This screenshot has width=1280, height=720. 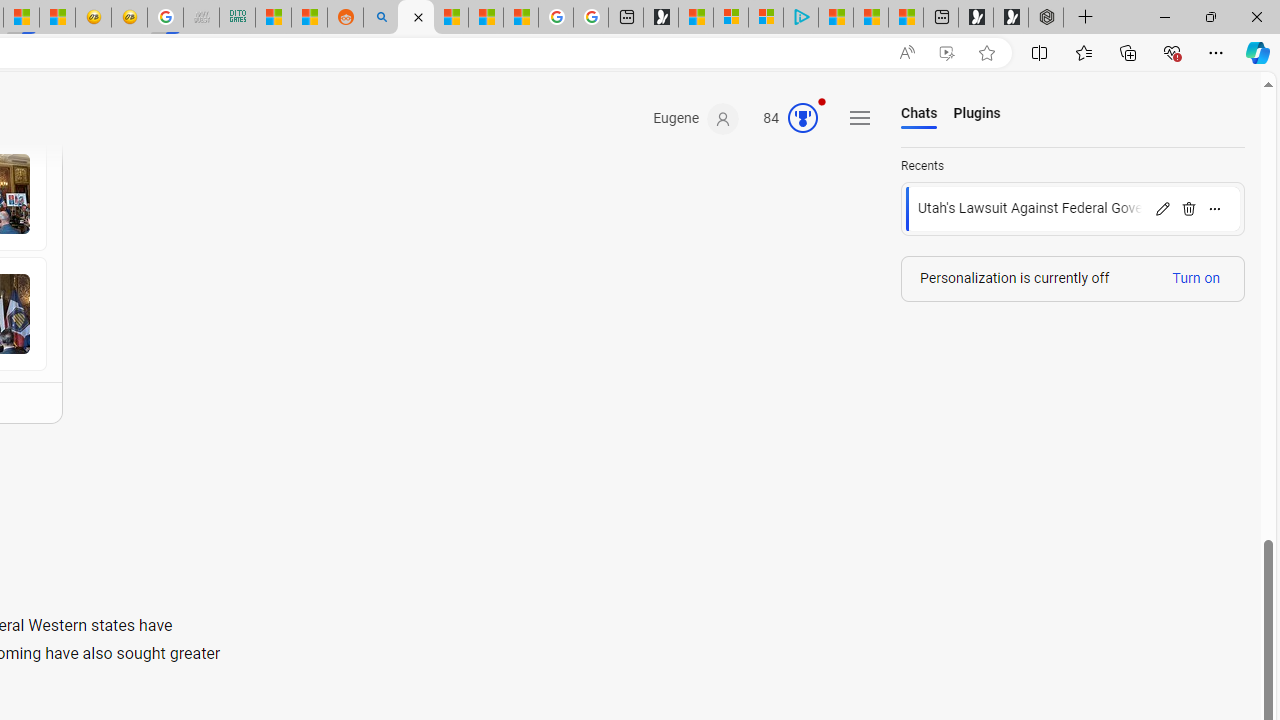 What do you see at coordinates (945, 52) in the screenshot?
I see `'Enhance video'` at bounding box center [945, 52].